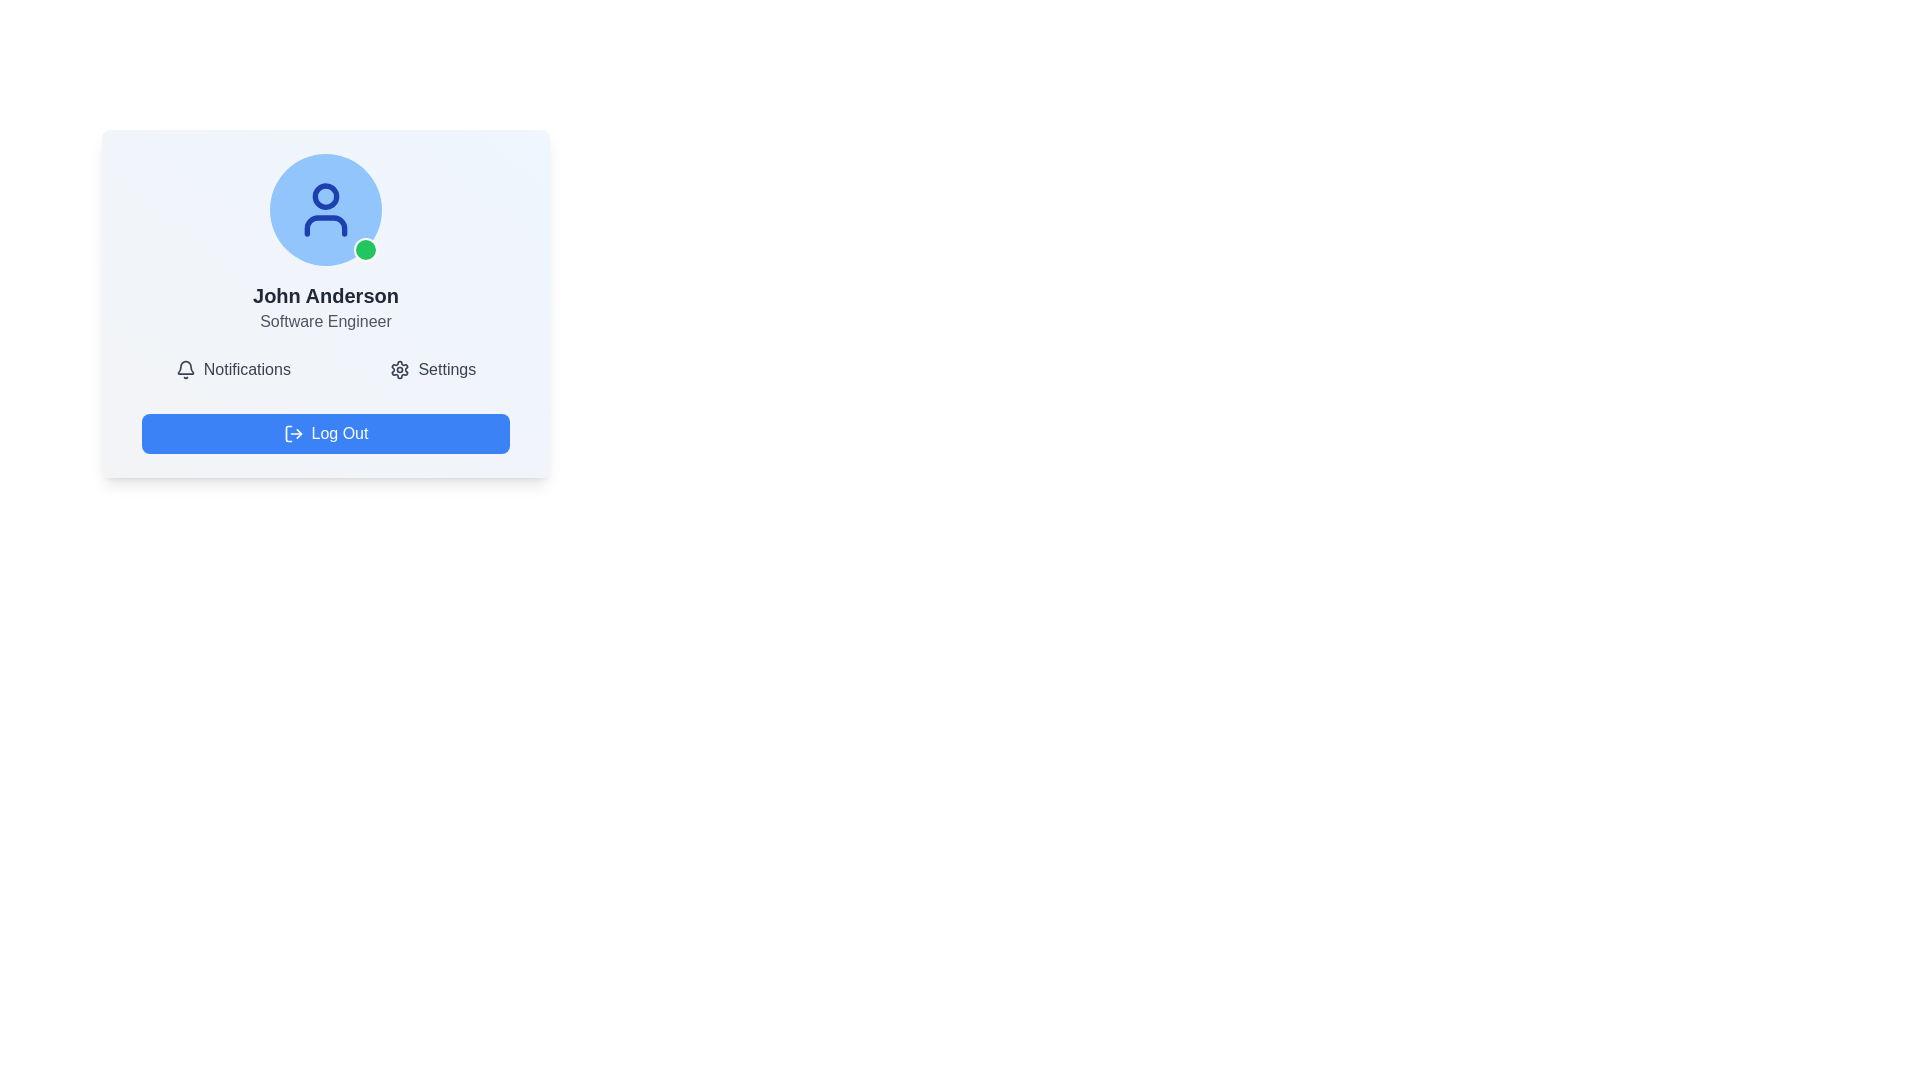 The image size is (1920, 1080). I want to click on the rectangular shape representing the body of the user's avatar icon, which is located below the circular head within the profile display, so click(326, 225).